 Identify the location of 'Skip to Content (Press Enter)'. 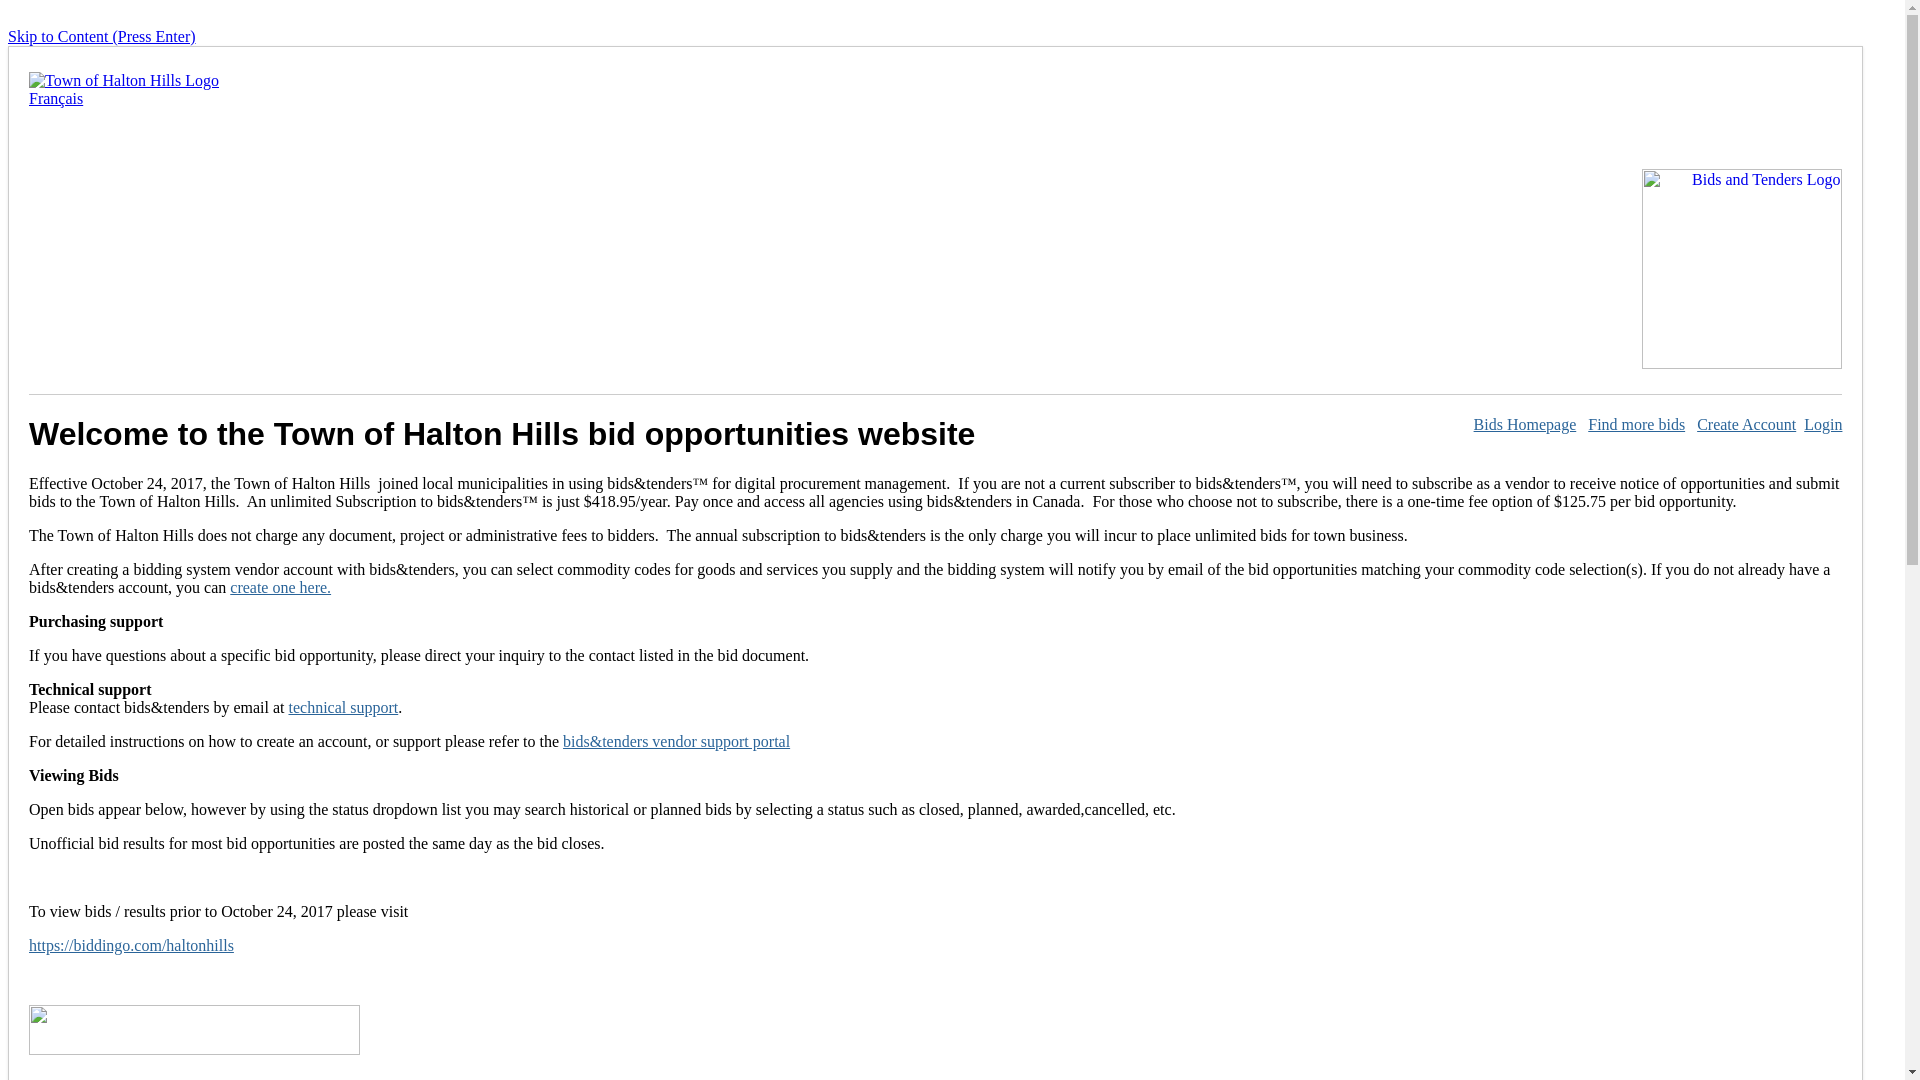
(100, 36).